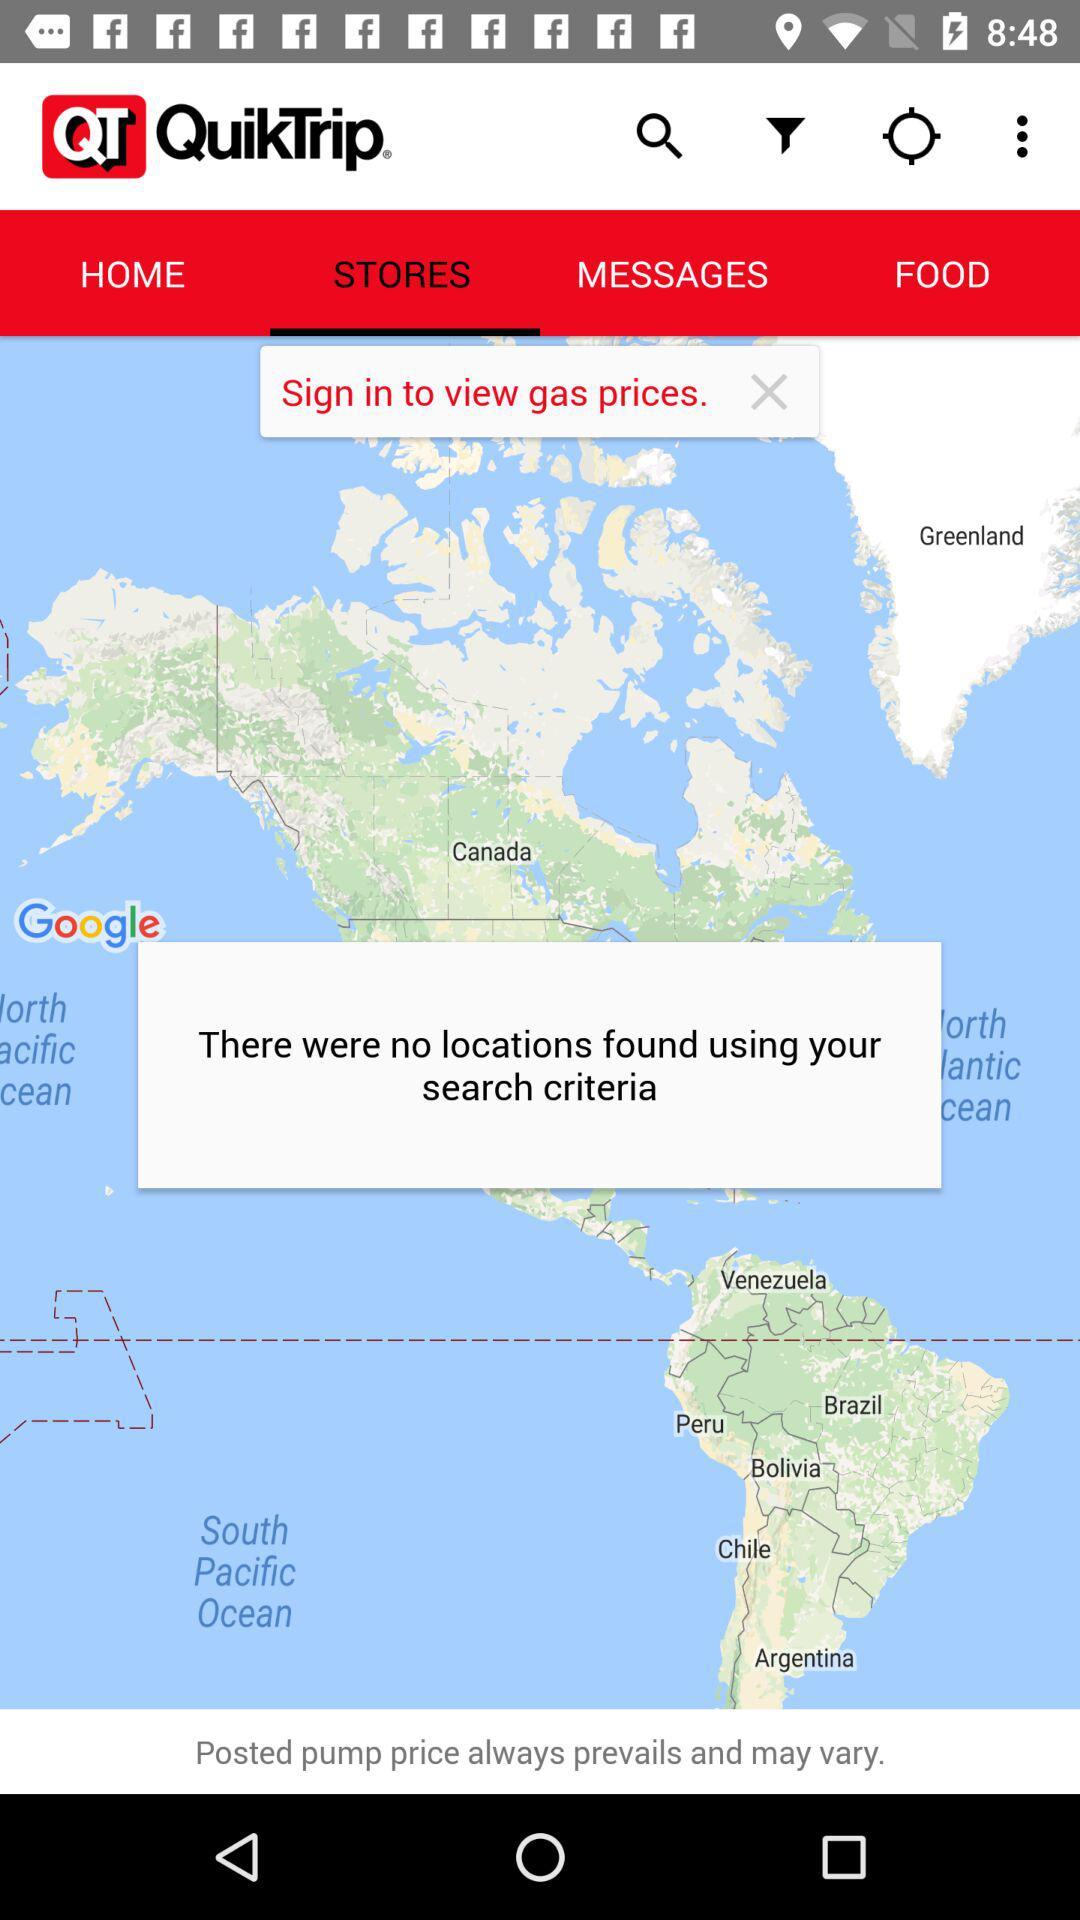  I want to click on the sign in to item, so click(509, 391).